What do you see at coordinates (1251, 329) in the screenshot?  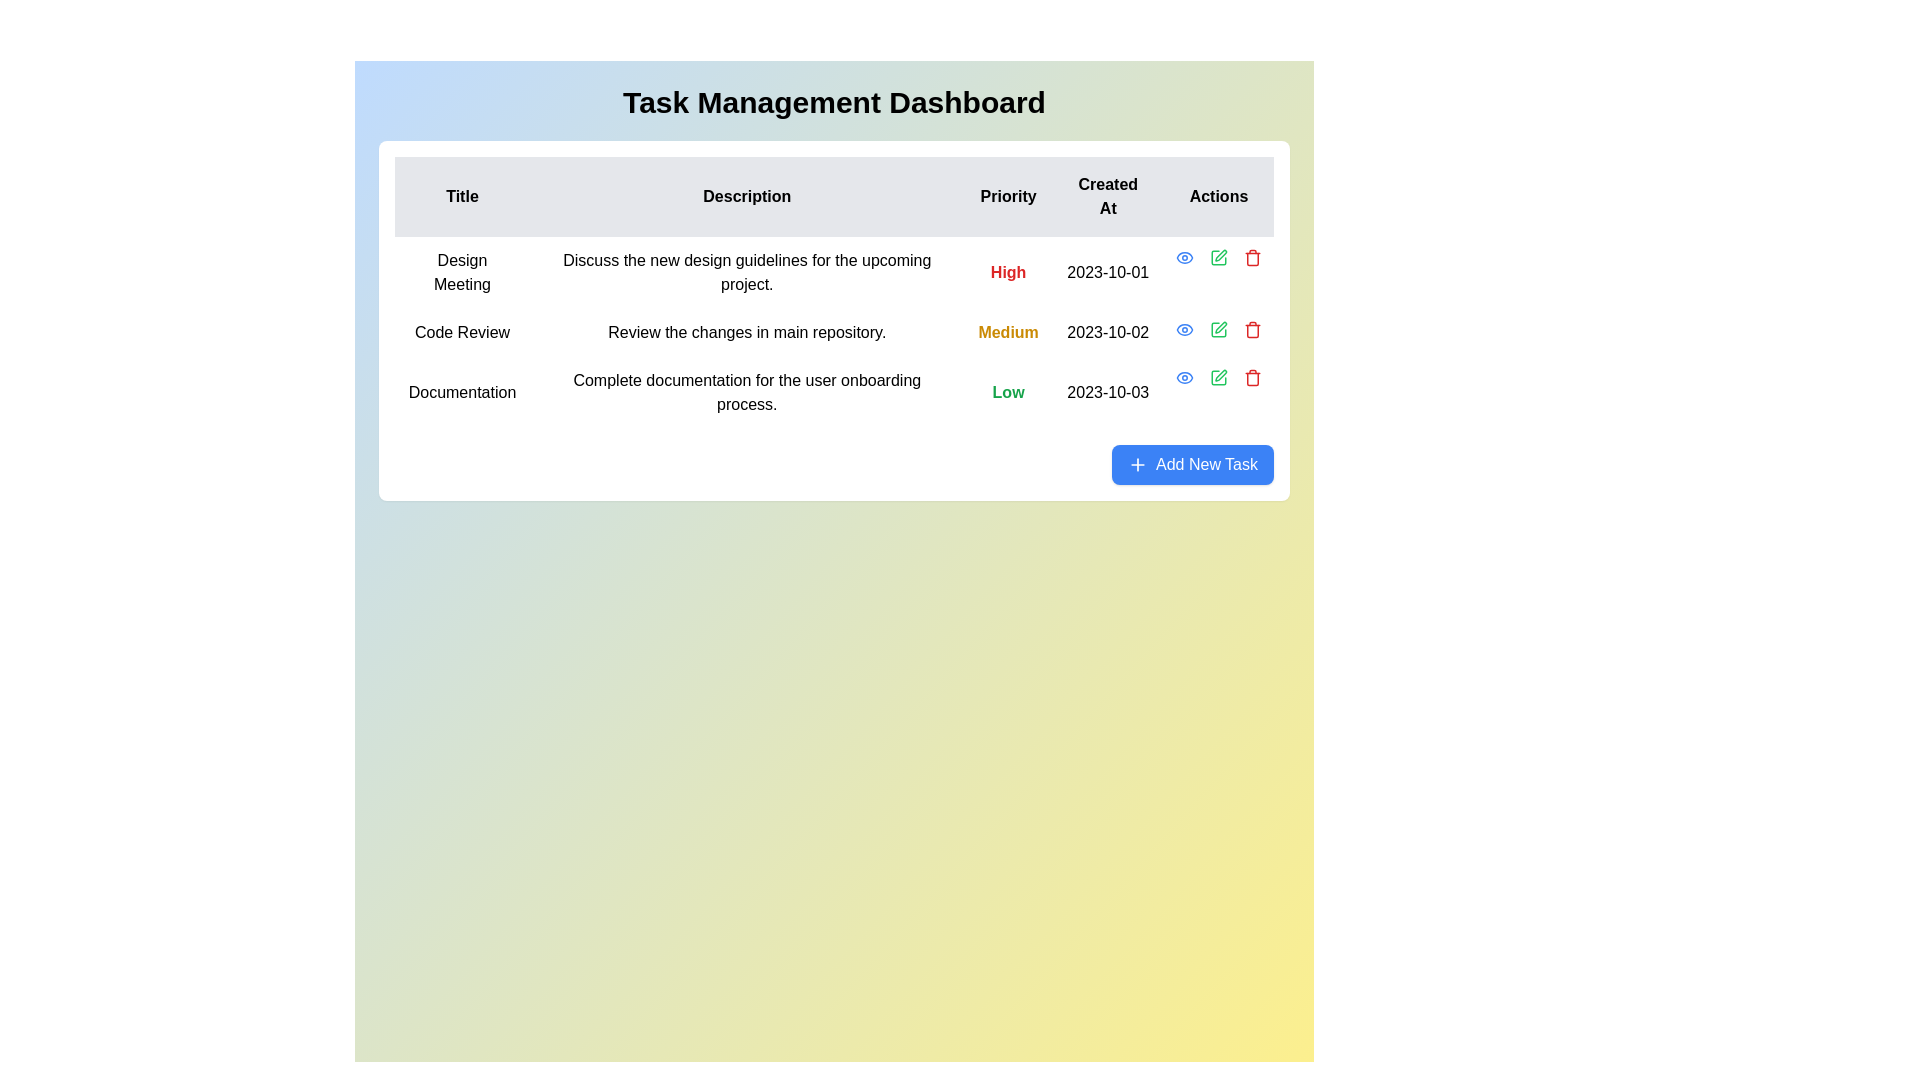 I see `the small red trash bin icon button located at the right end of the 'Actions' column in the last row of the data table` at bounding box center [1251, 329].